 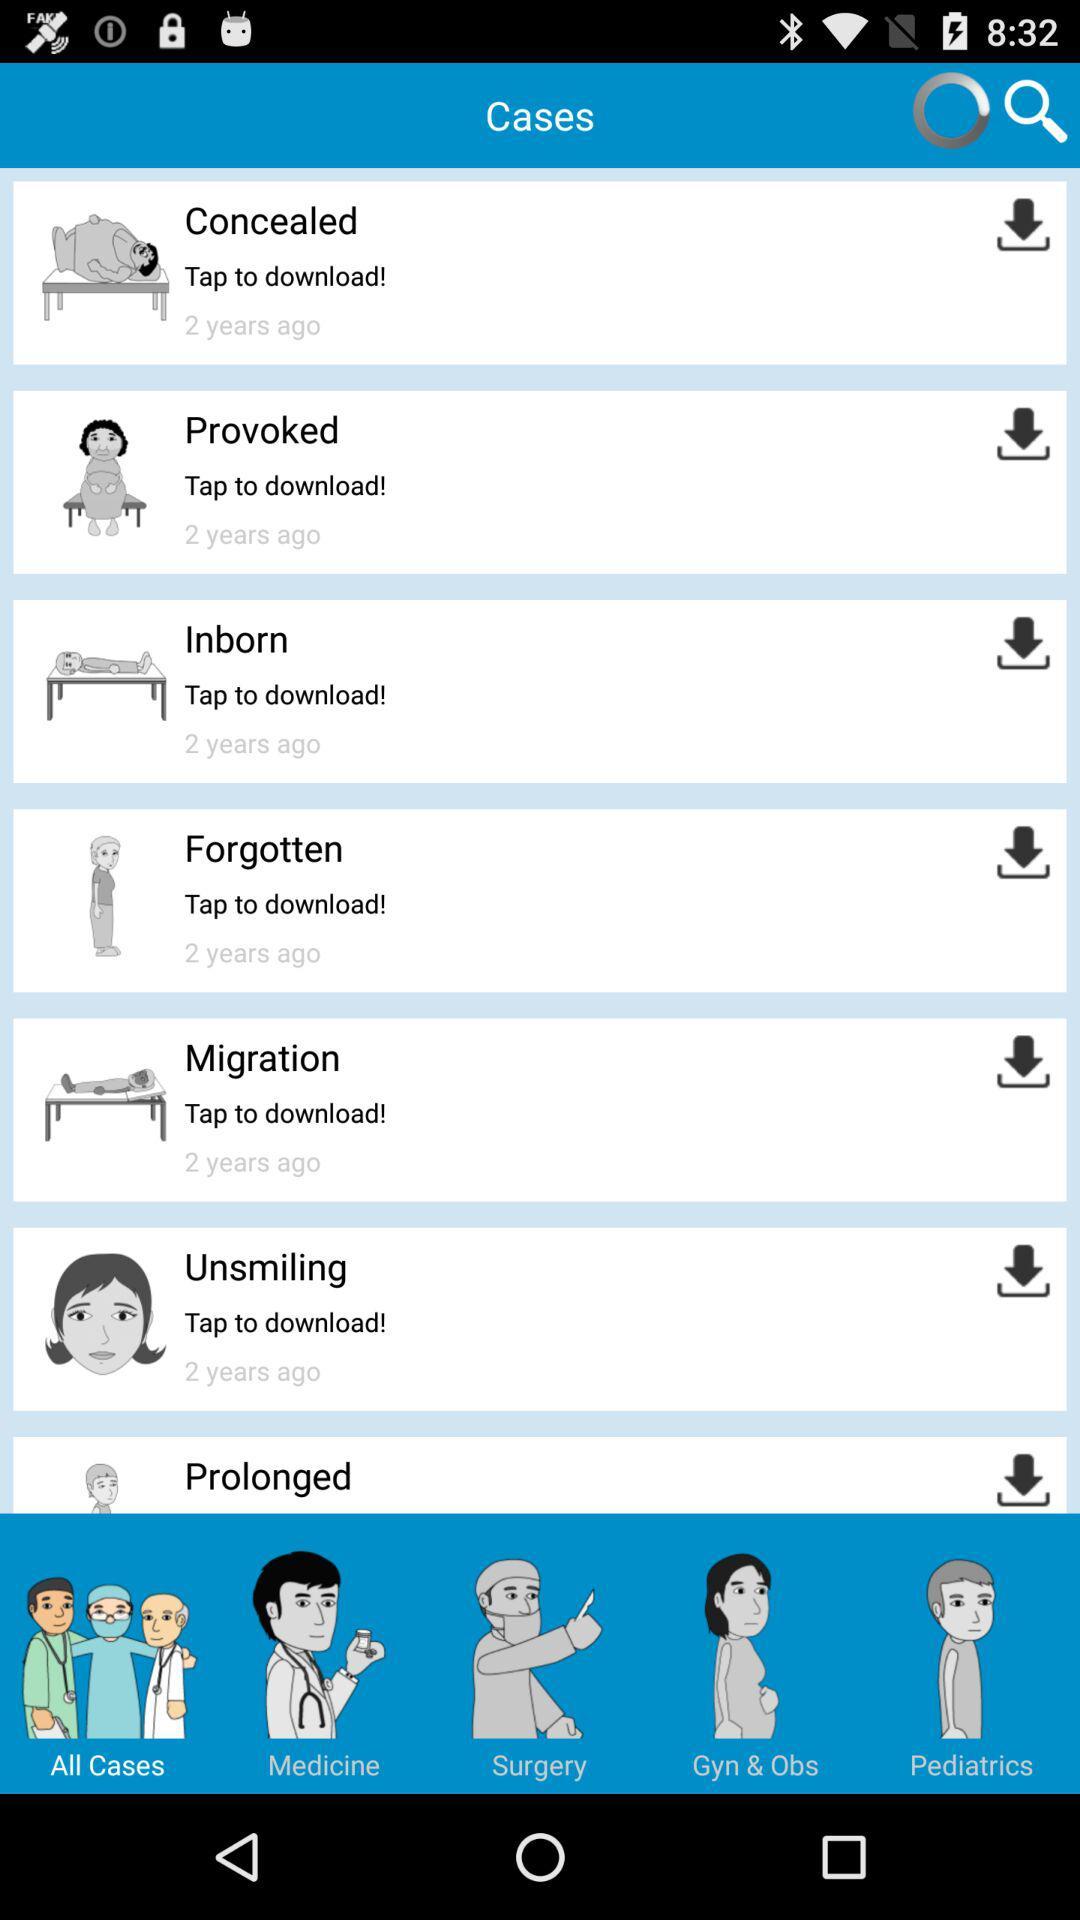 I want to click on app above tap to download! icon, so click(x=261, y=1055).